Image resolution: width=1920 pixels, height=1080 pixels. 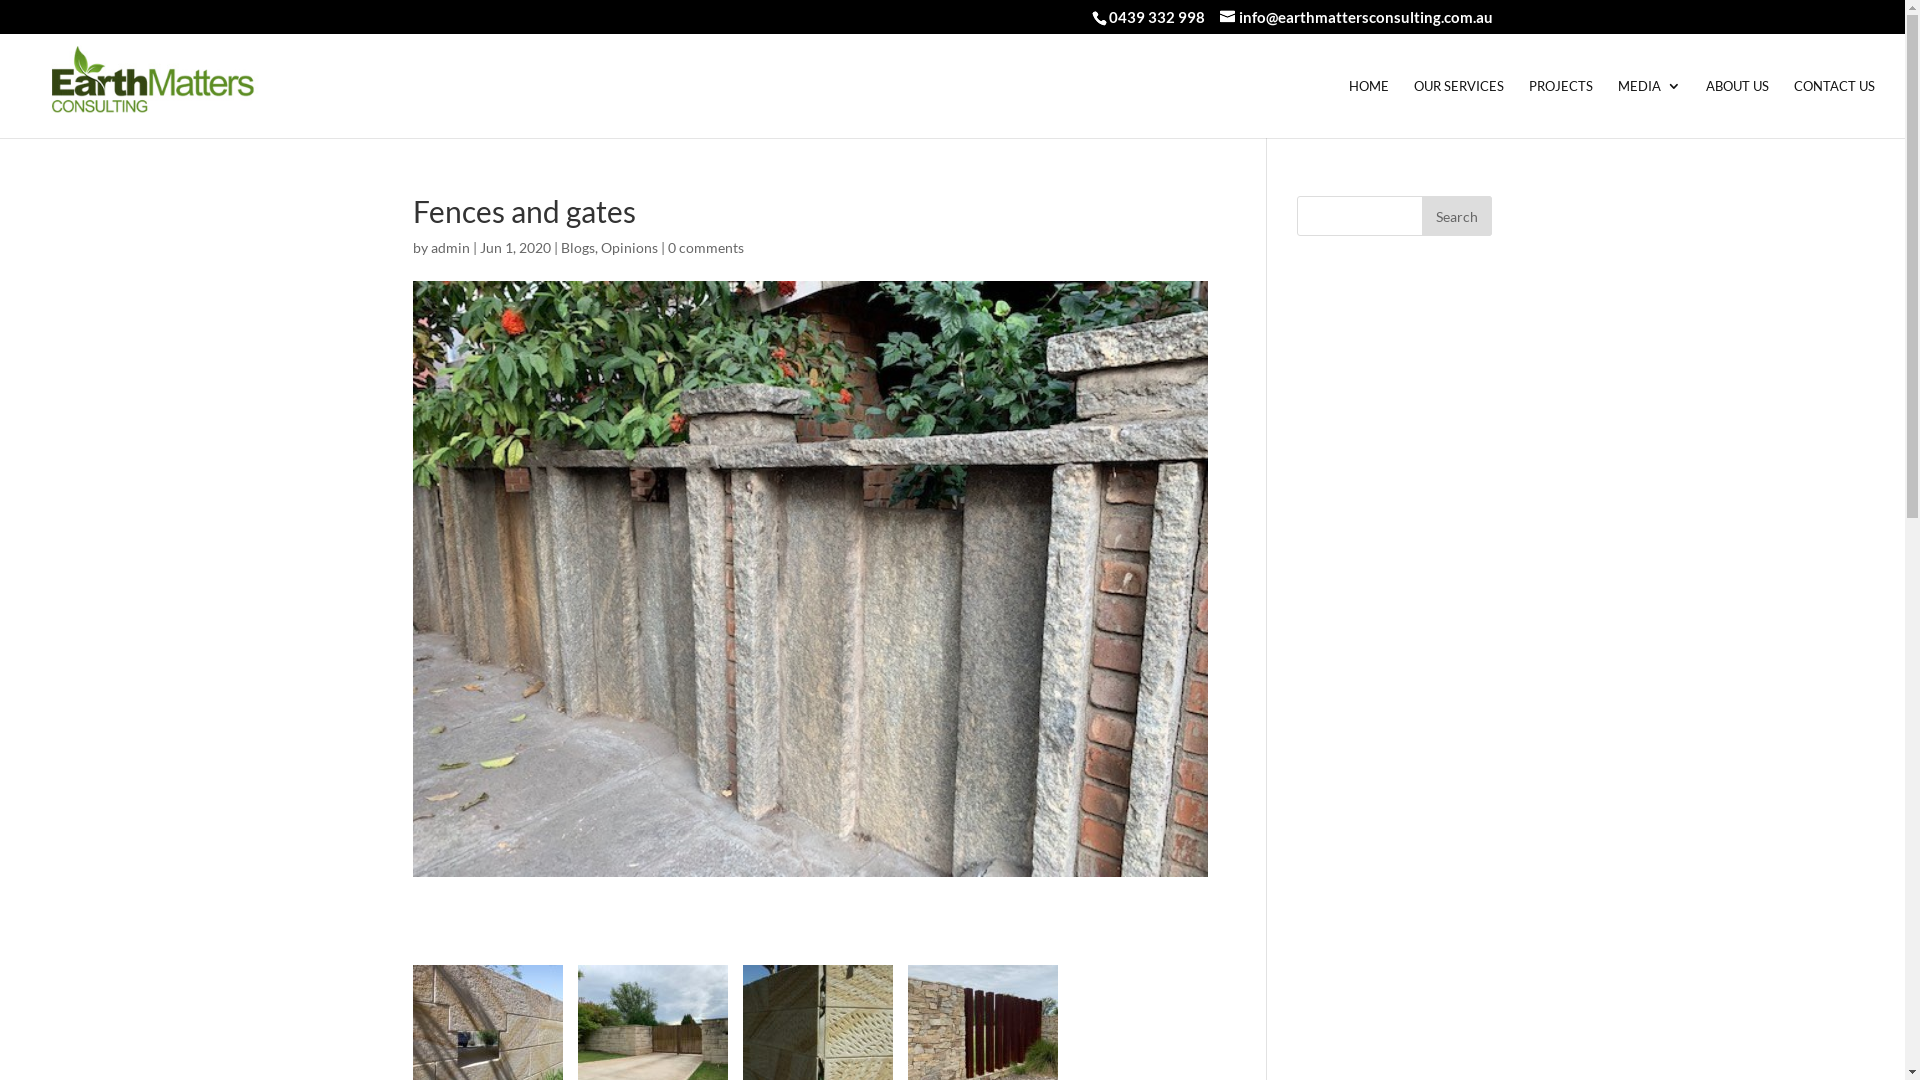 I want to click on 'Blogs', so click(x=575, y=246).